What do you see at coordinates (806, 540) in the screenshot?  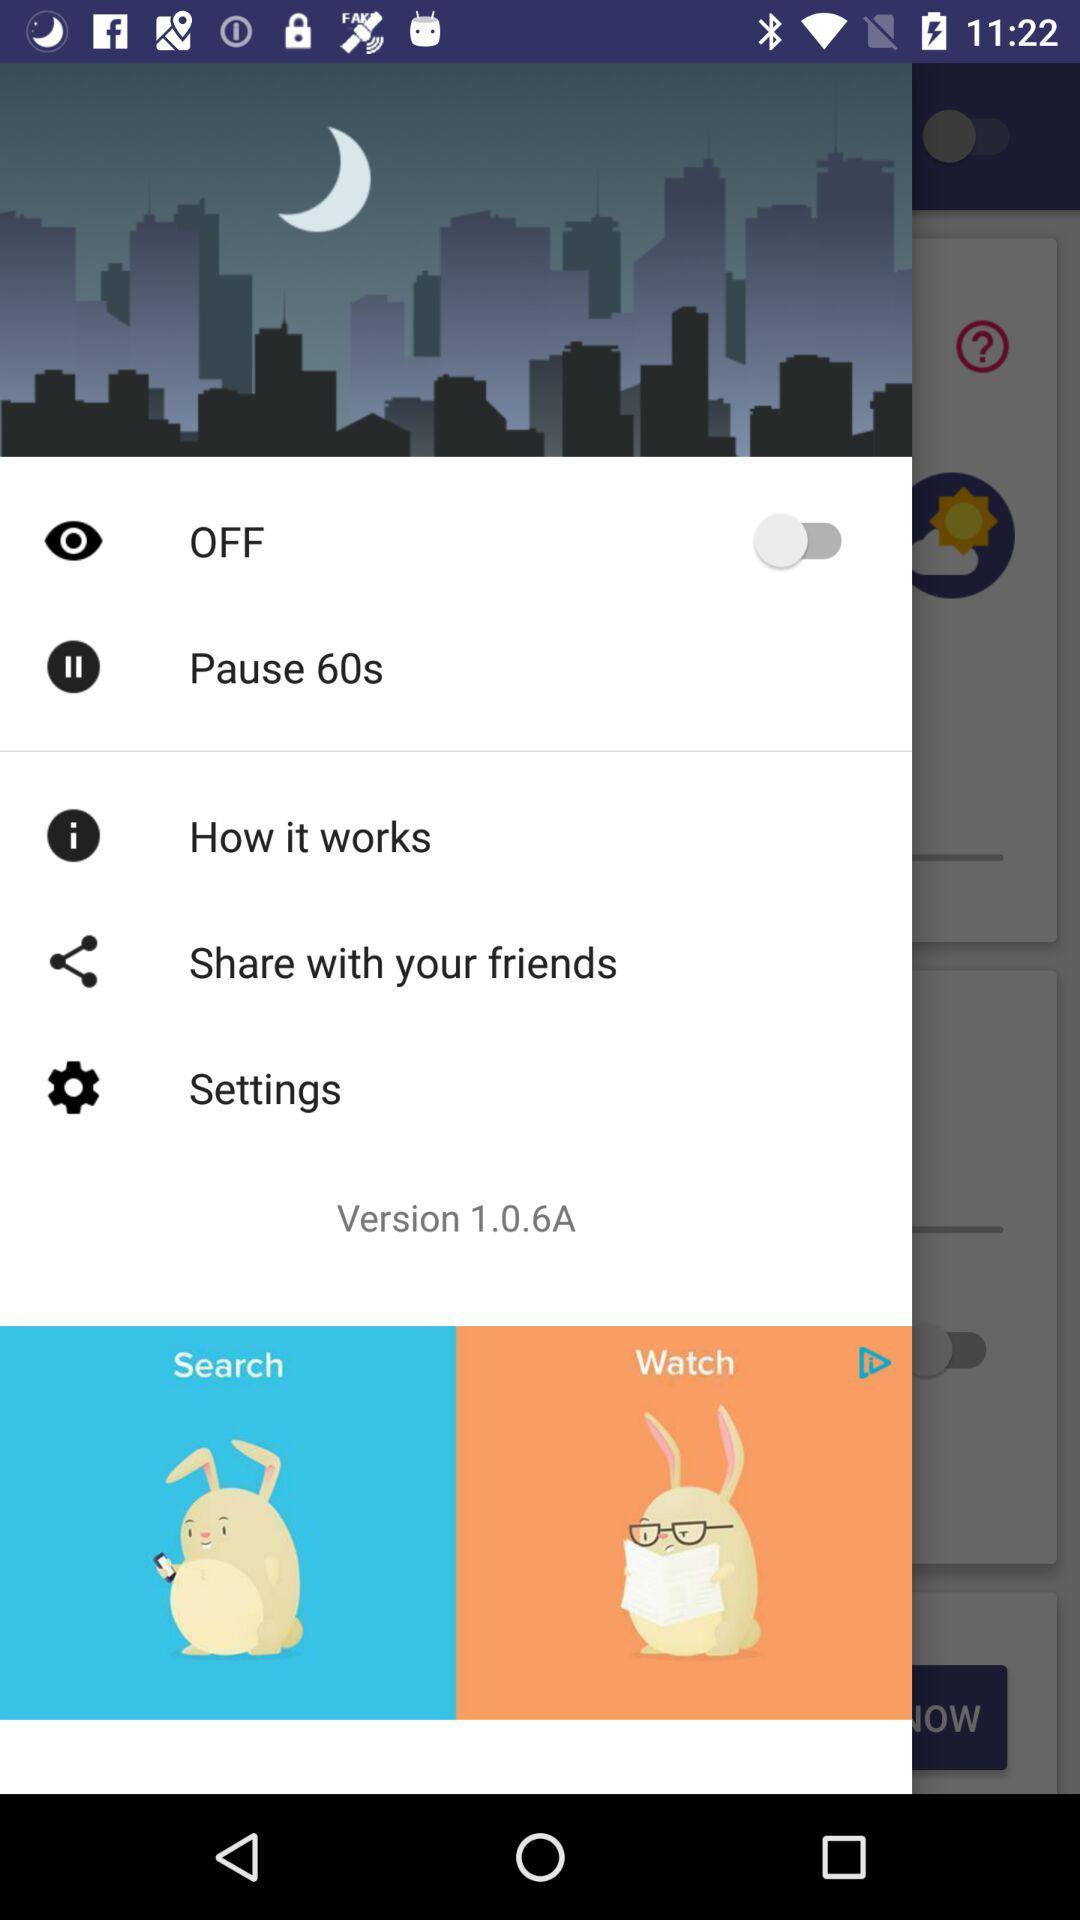 I see `autoplay option` at bounding box center [806, 540].